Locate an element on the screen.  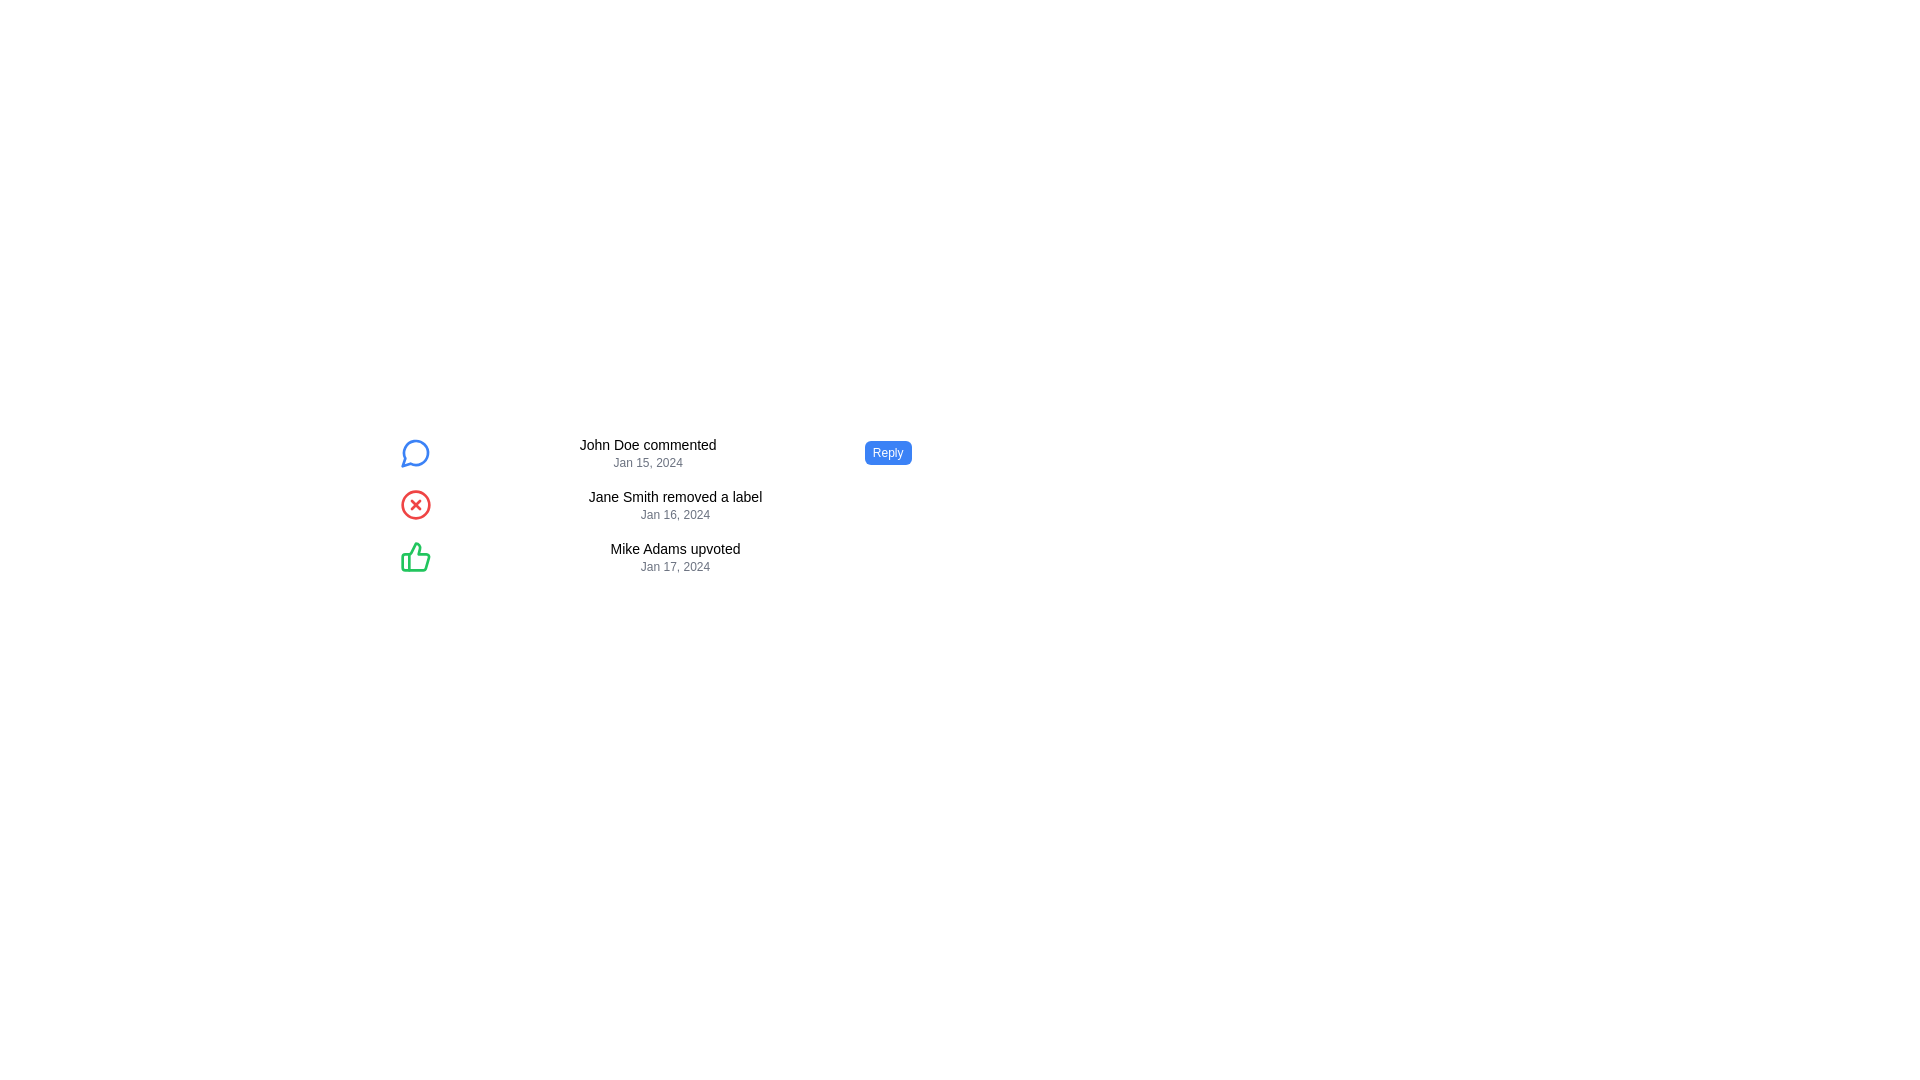
the static text display that shows 'Mike Adams upvoted', which is styled in small bold font and is the third item in a vertical list of events is located at coordinates (675, 548).